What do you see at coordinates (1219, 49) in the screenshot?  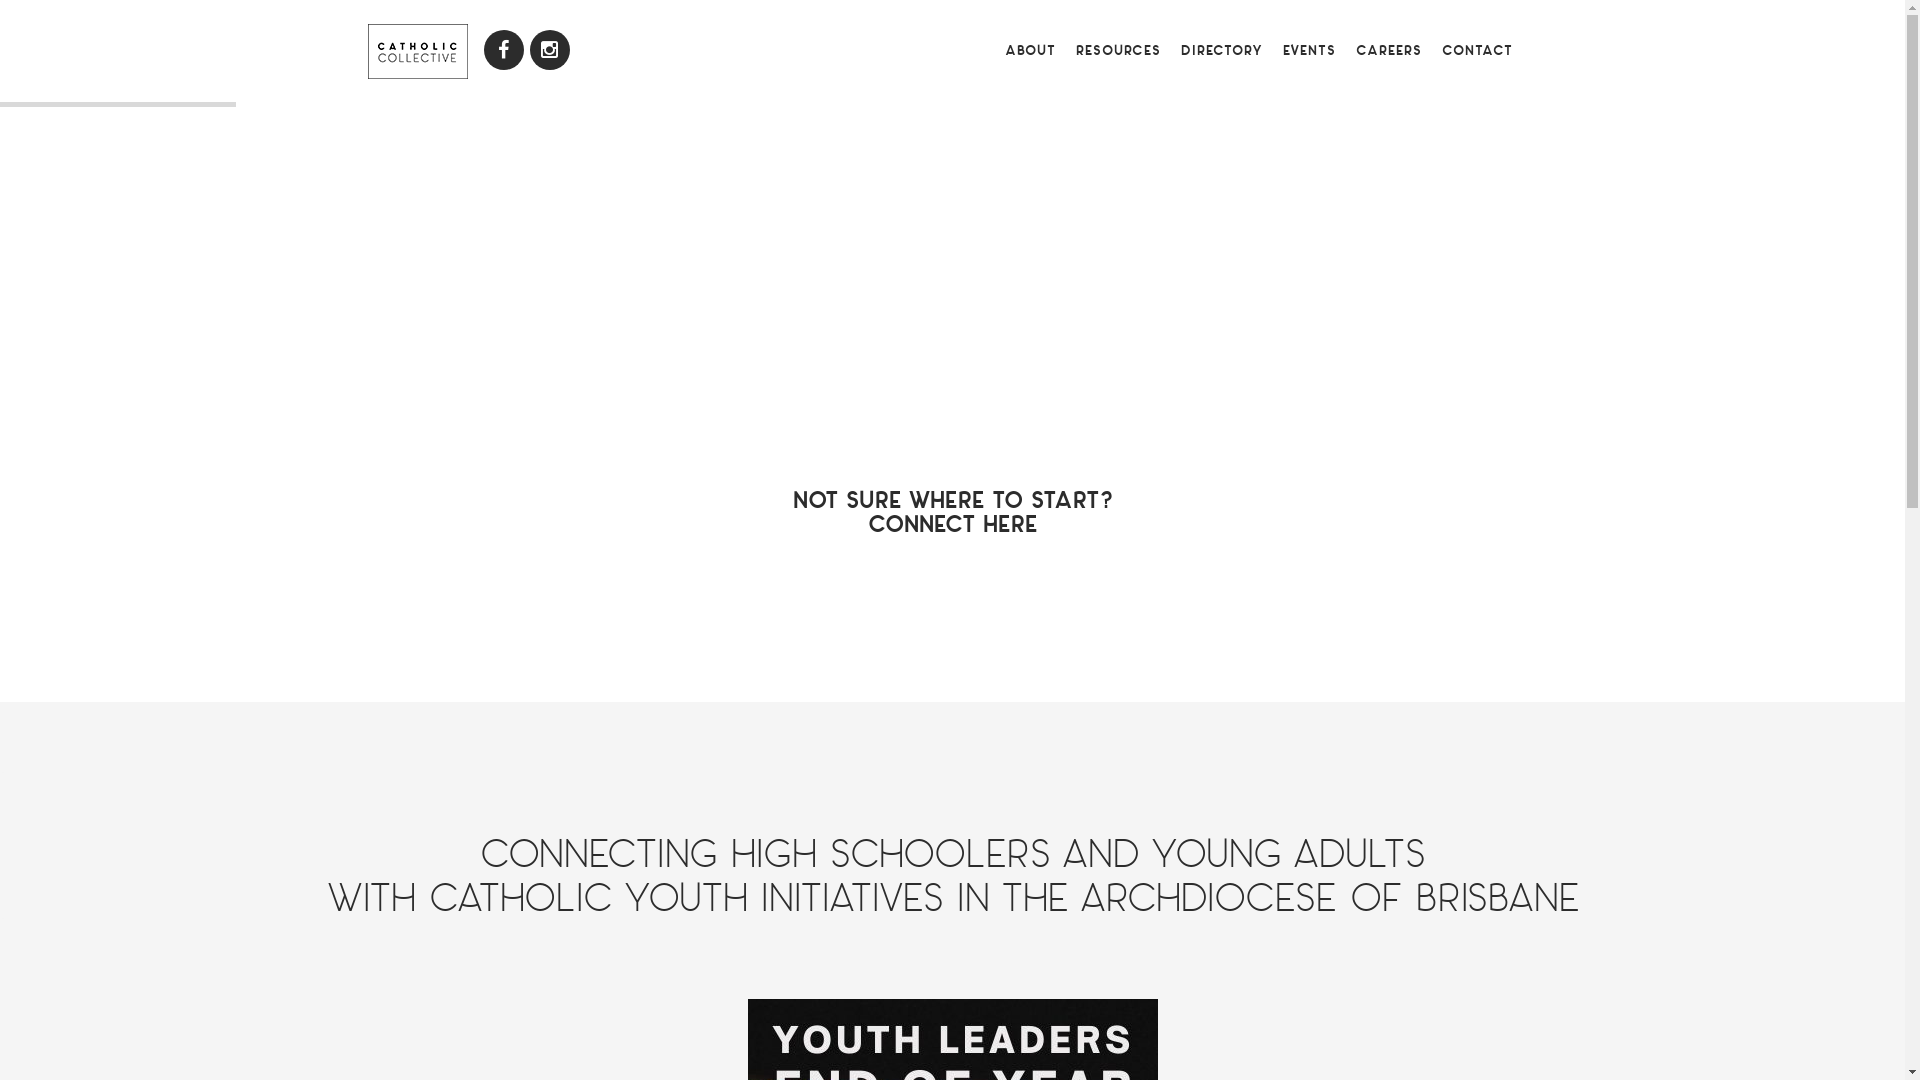 I see `'DIRECTORY'` at bounding box center [1219, 49].